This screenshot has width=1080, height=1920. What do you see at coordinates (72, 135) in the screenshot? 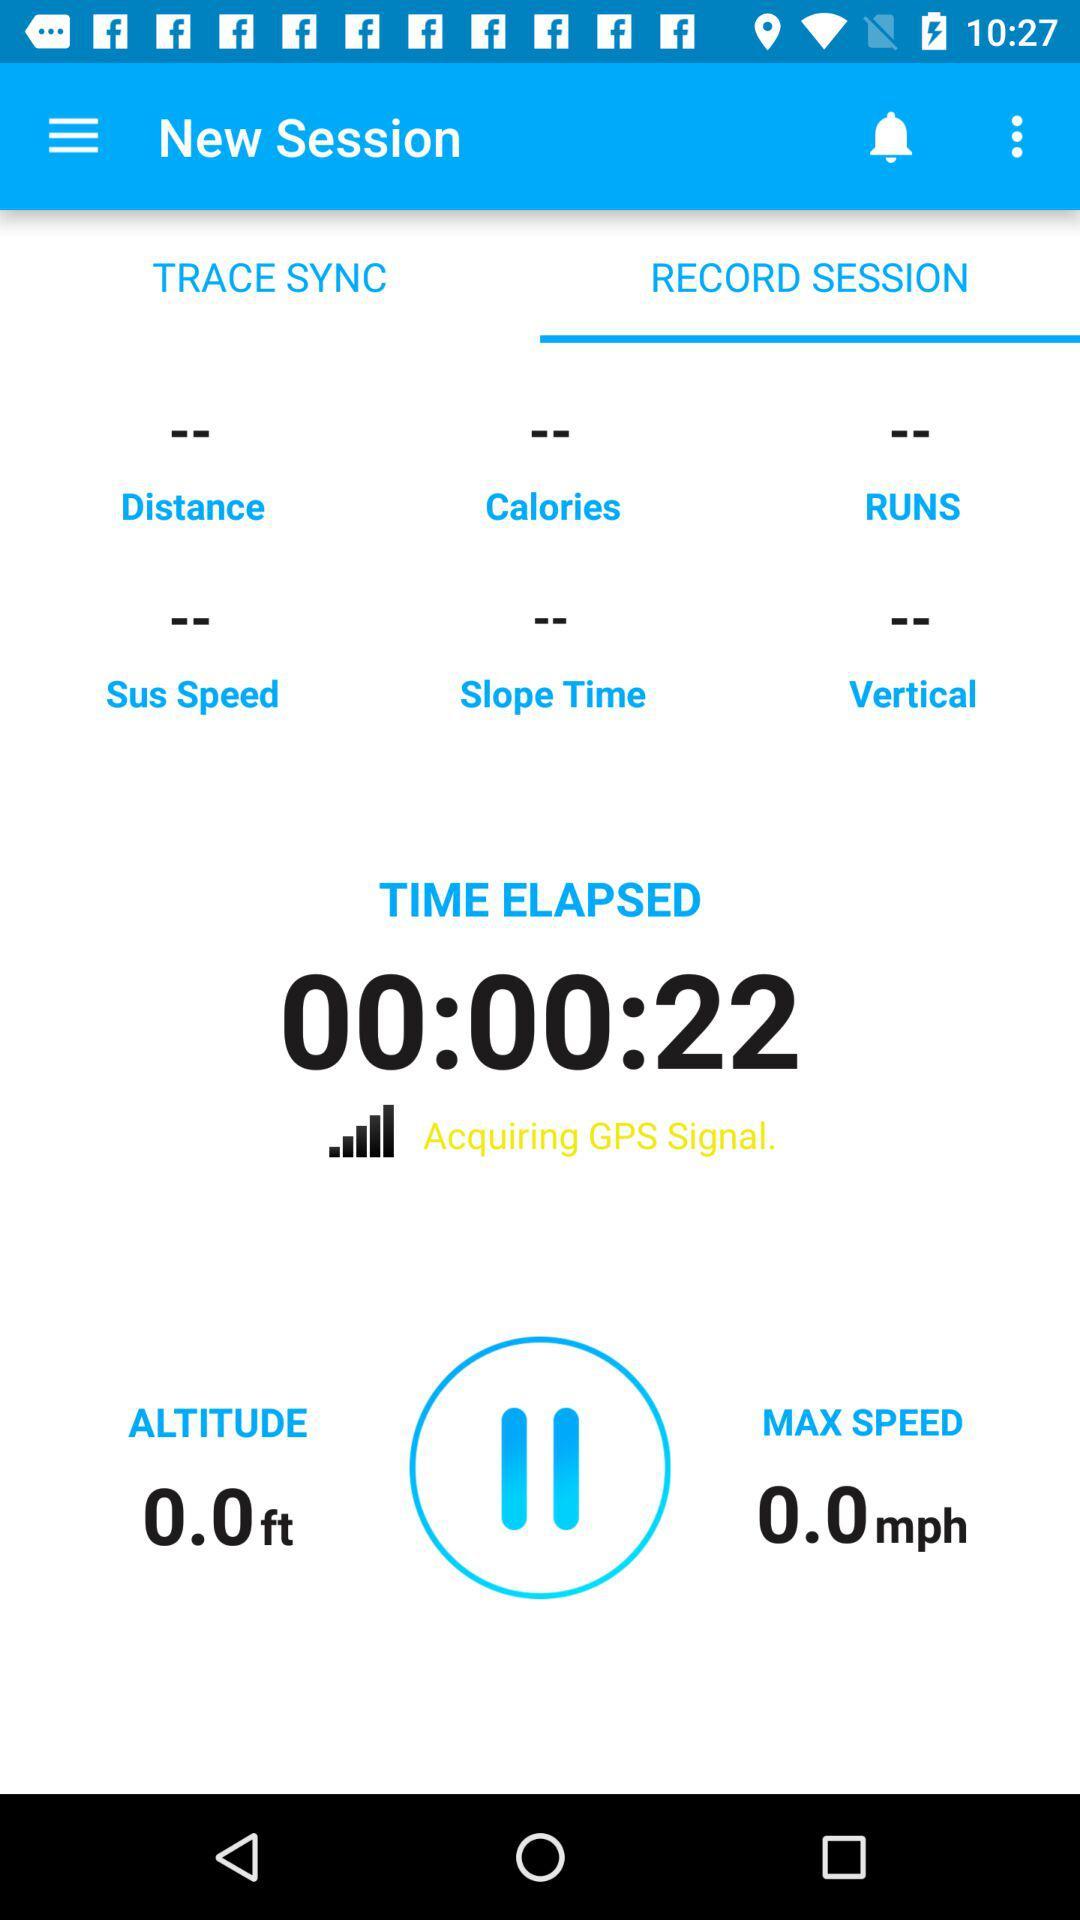
I see `the icon above the trace sync icon` at bounding box center [72, 135].